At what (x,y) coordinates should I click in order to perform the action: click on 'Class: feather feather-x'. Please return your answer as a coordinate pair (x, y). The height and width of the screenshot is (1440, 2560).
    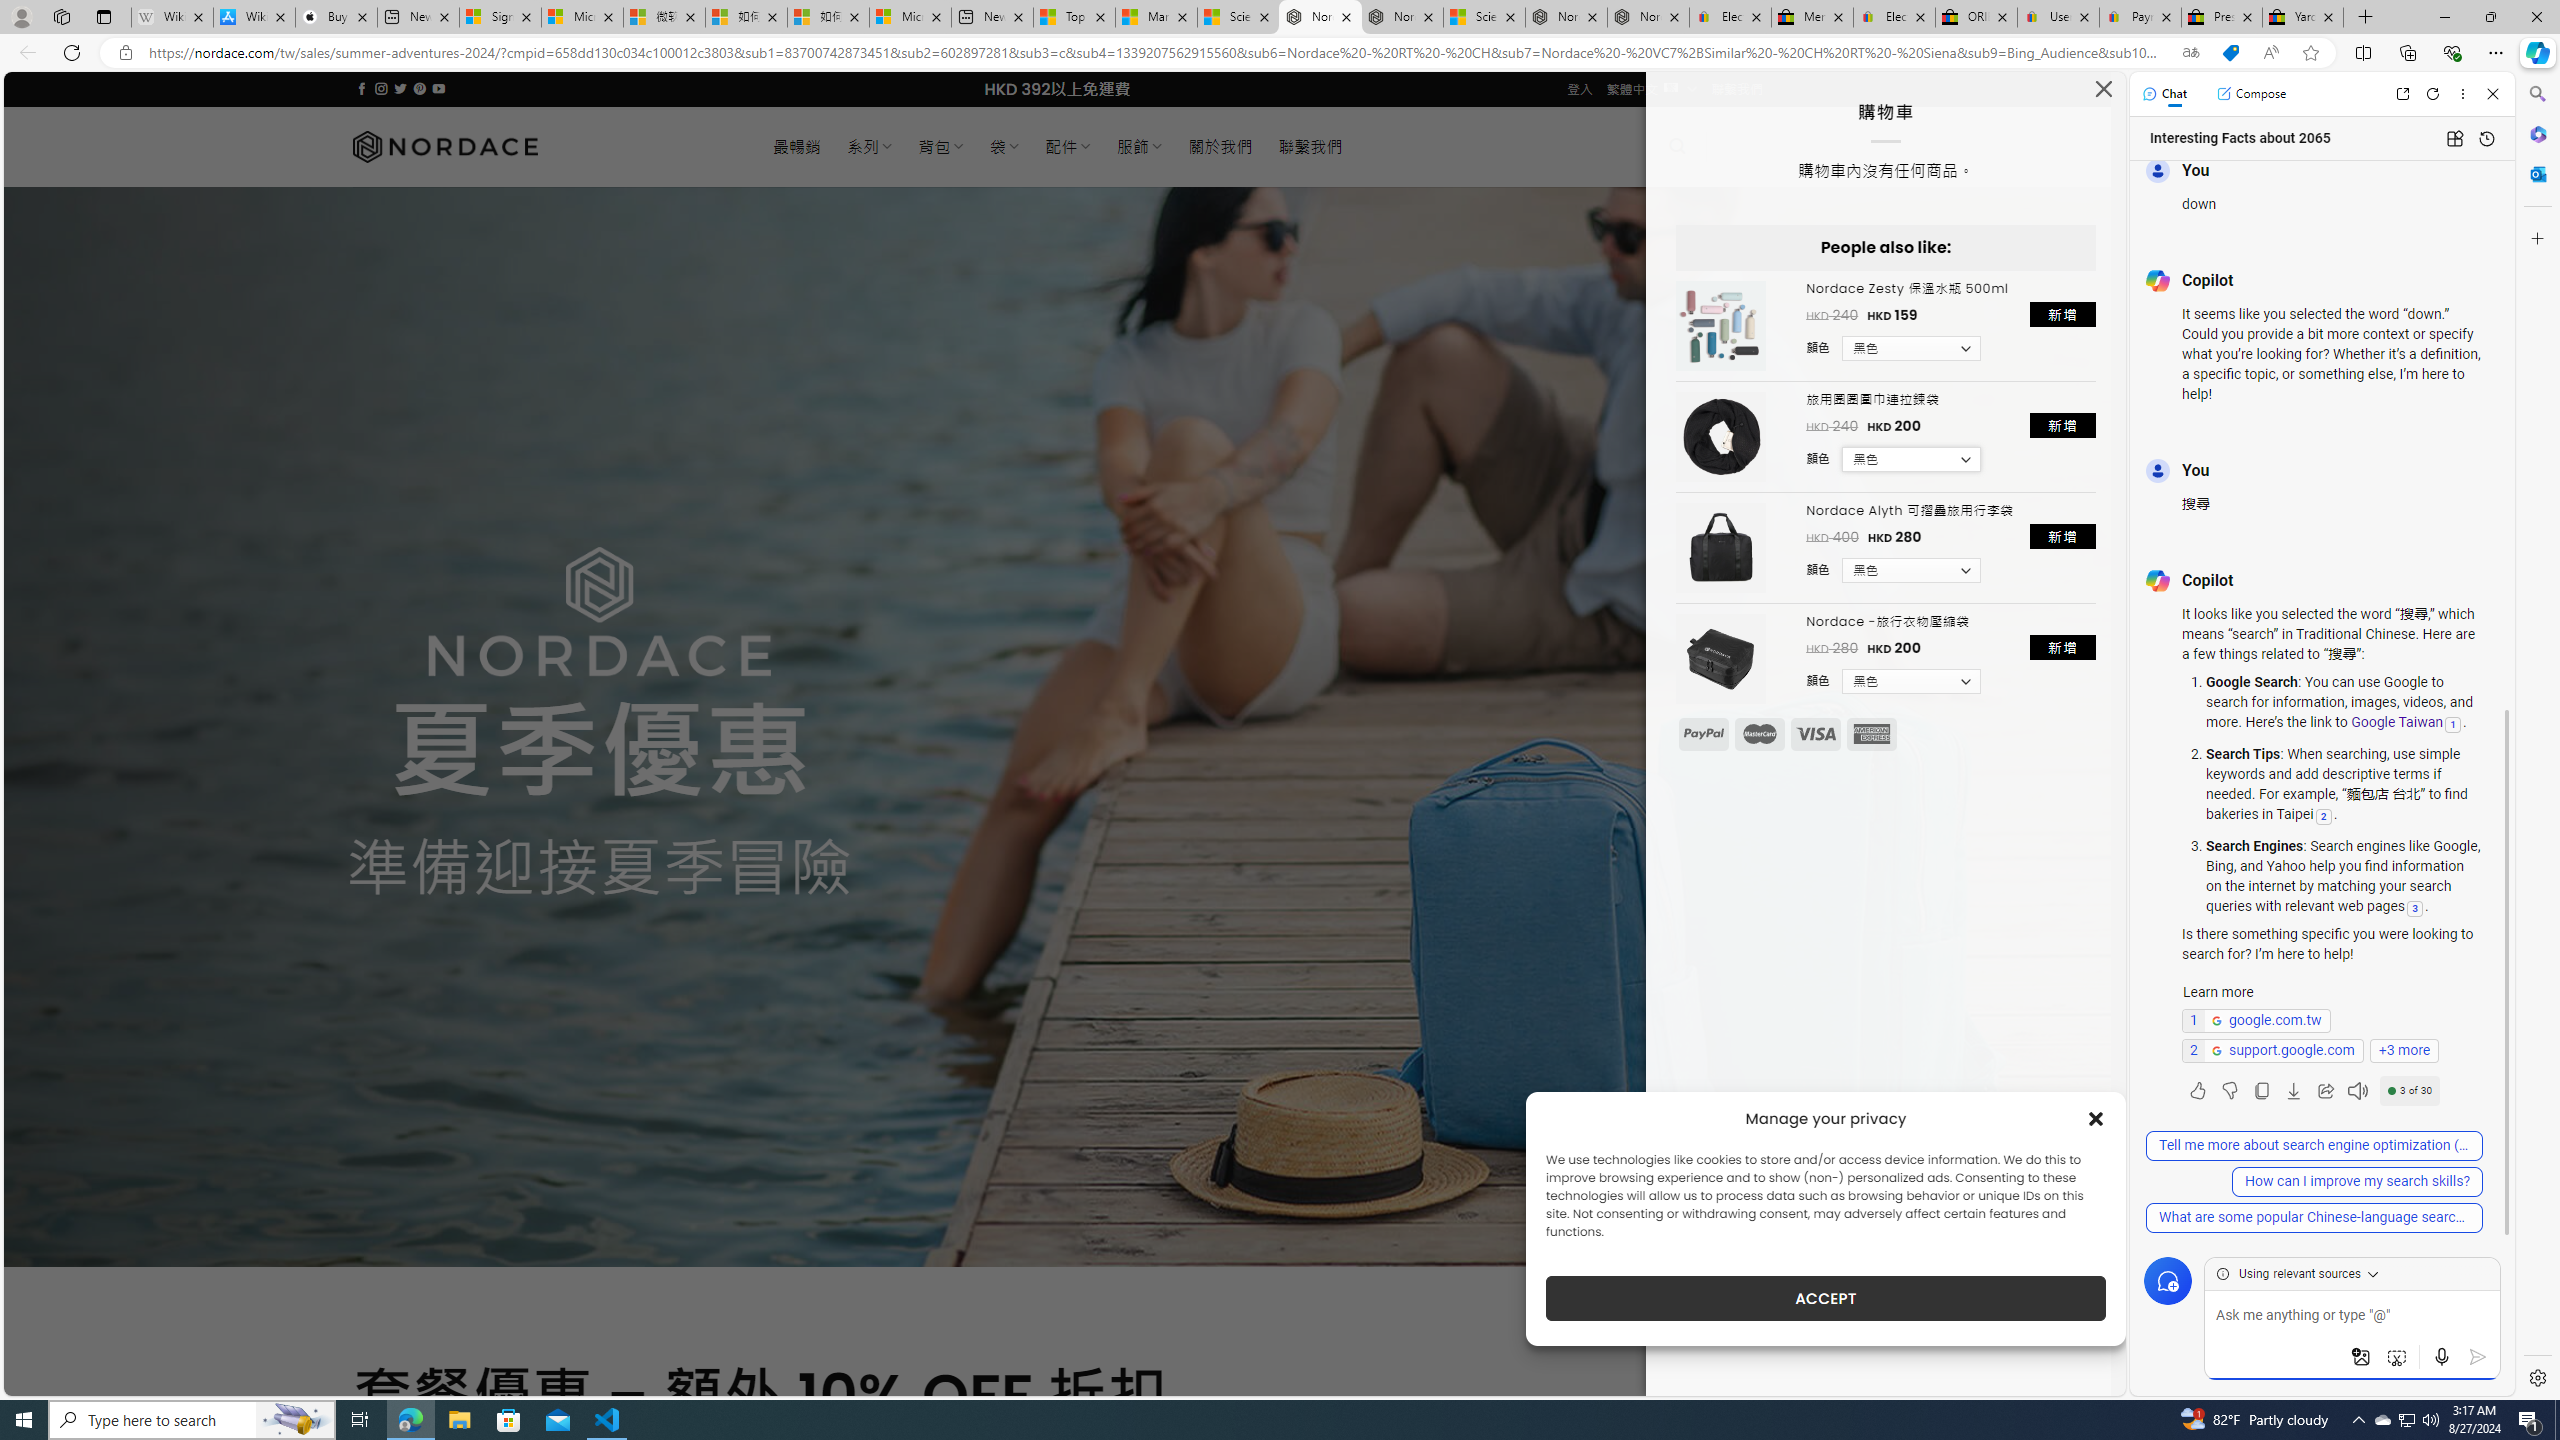
    Looking at the image, I should click on (2103, 88).